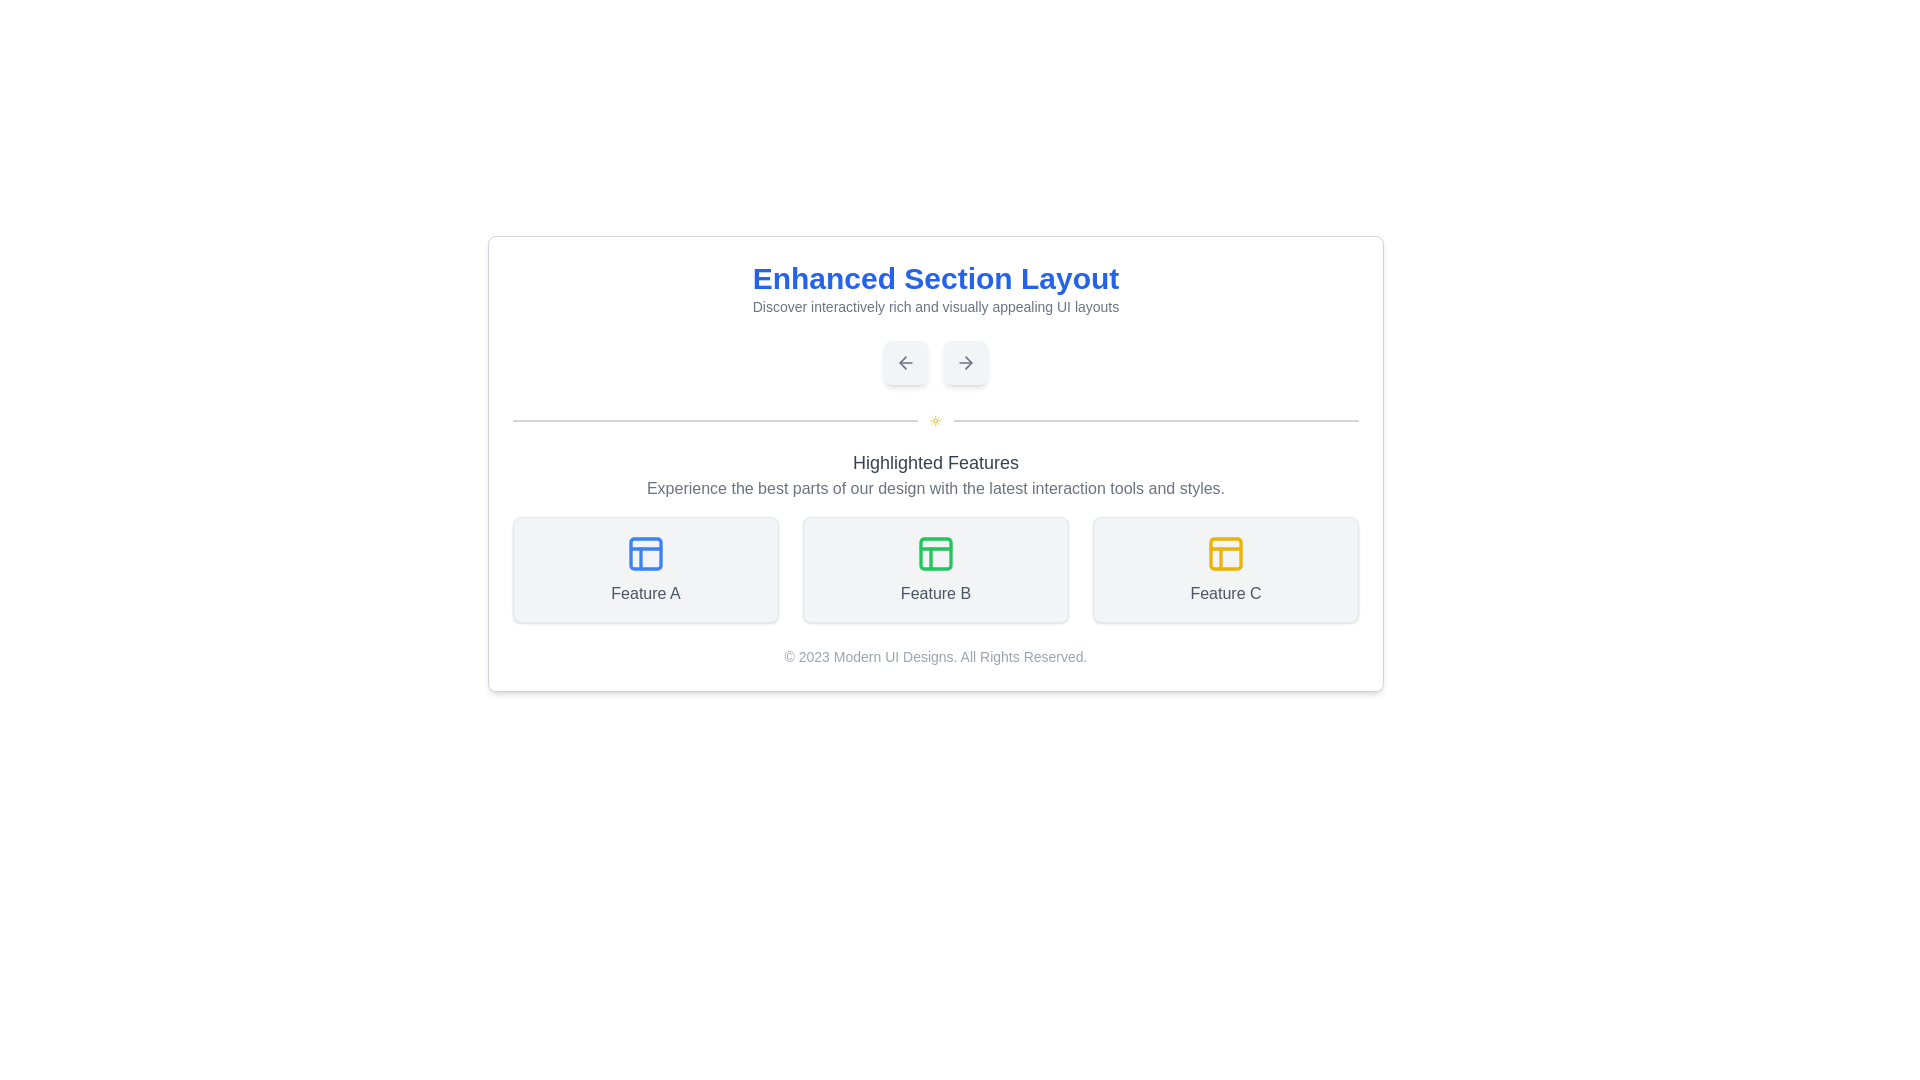 Image resolution: width=1920 pixels, height=1080 pixels. I want to click on the icon representing 'Feature C', which is located within the card labeled 'Feature C' on the rightmost side of a three-column layout under 'Highlighted Features', so click(1224, 554).